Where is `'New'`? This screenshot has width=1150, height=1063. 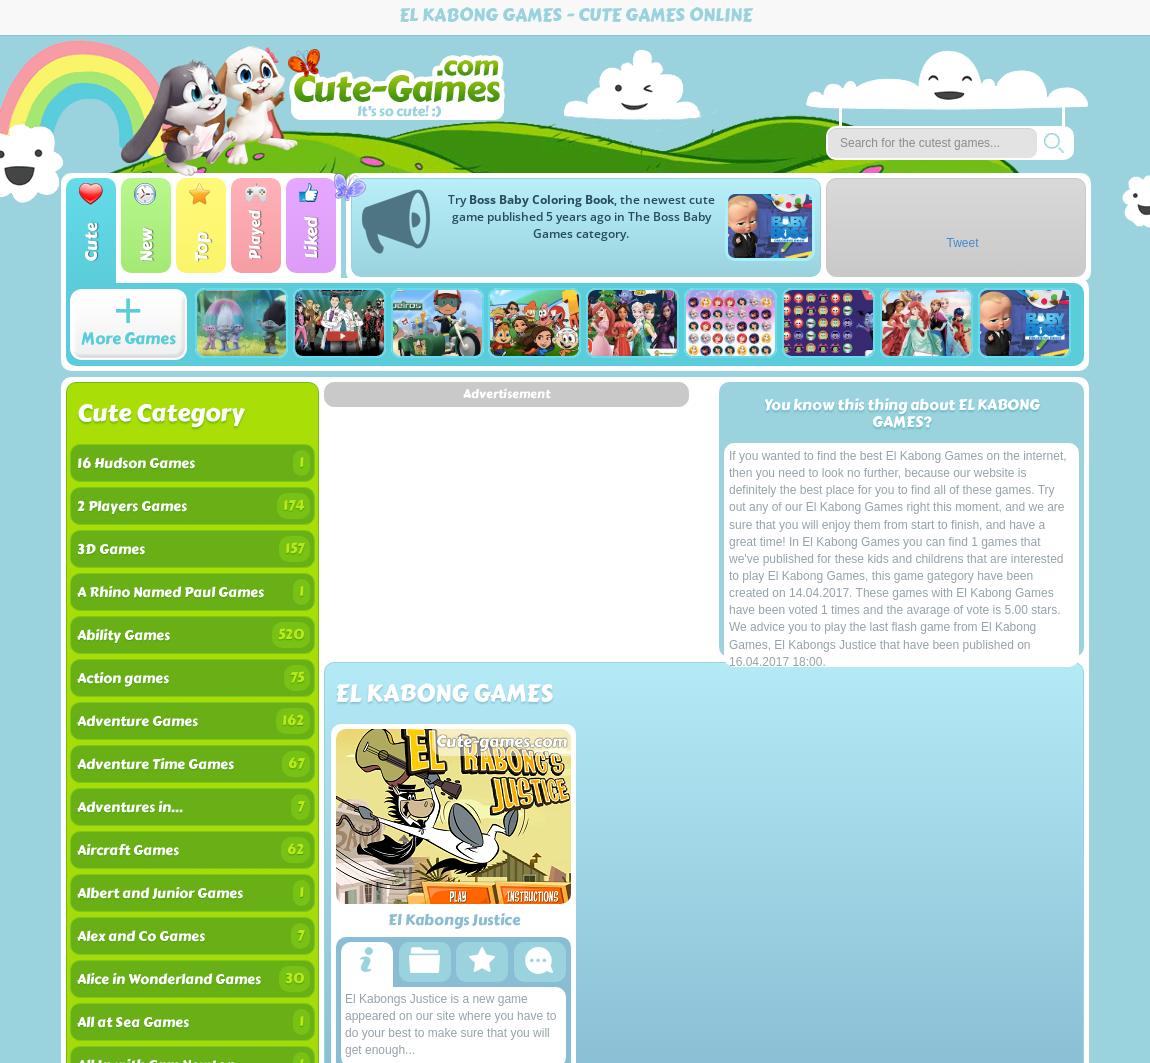 'New' is located at coordinates (144, 245).